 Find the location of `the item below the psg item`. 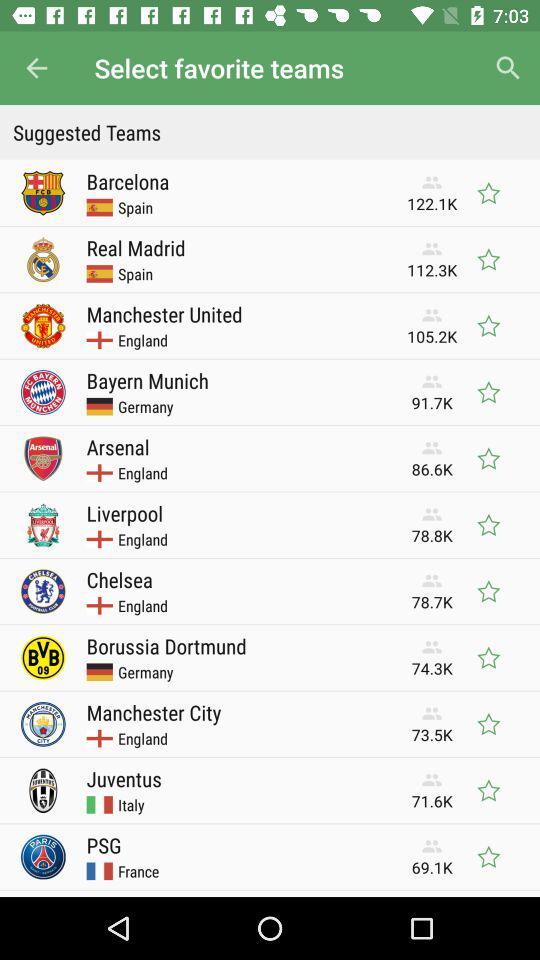

the item below the psg item is located at coordinates (137, 870).